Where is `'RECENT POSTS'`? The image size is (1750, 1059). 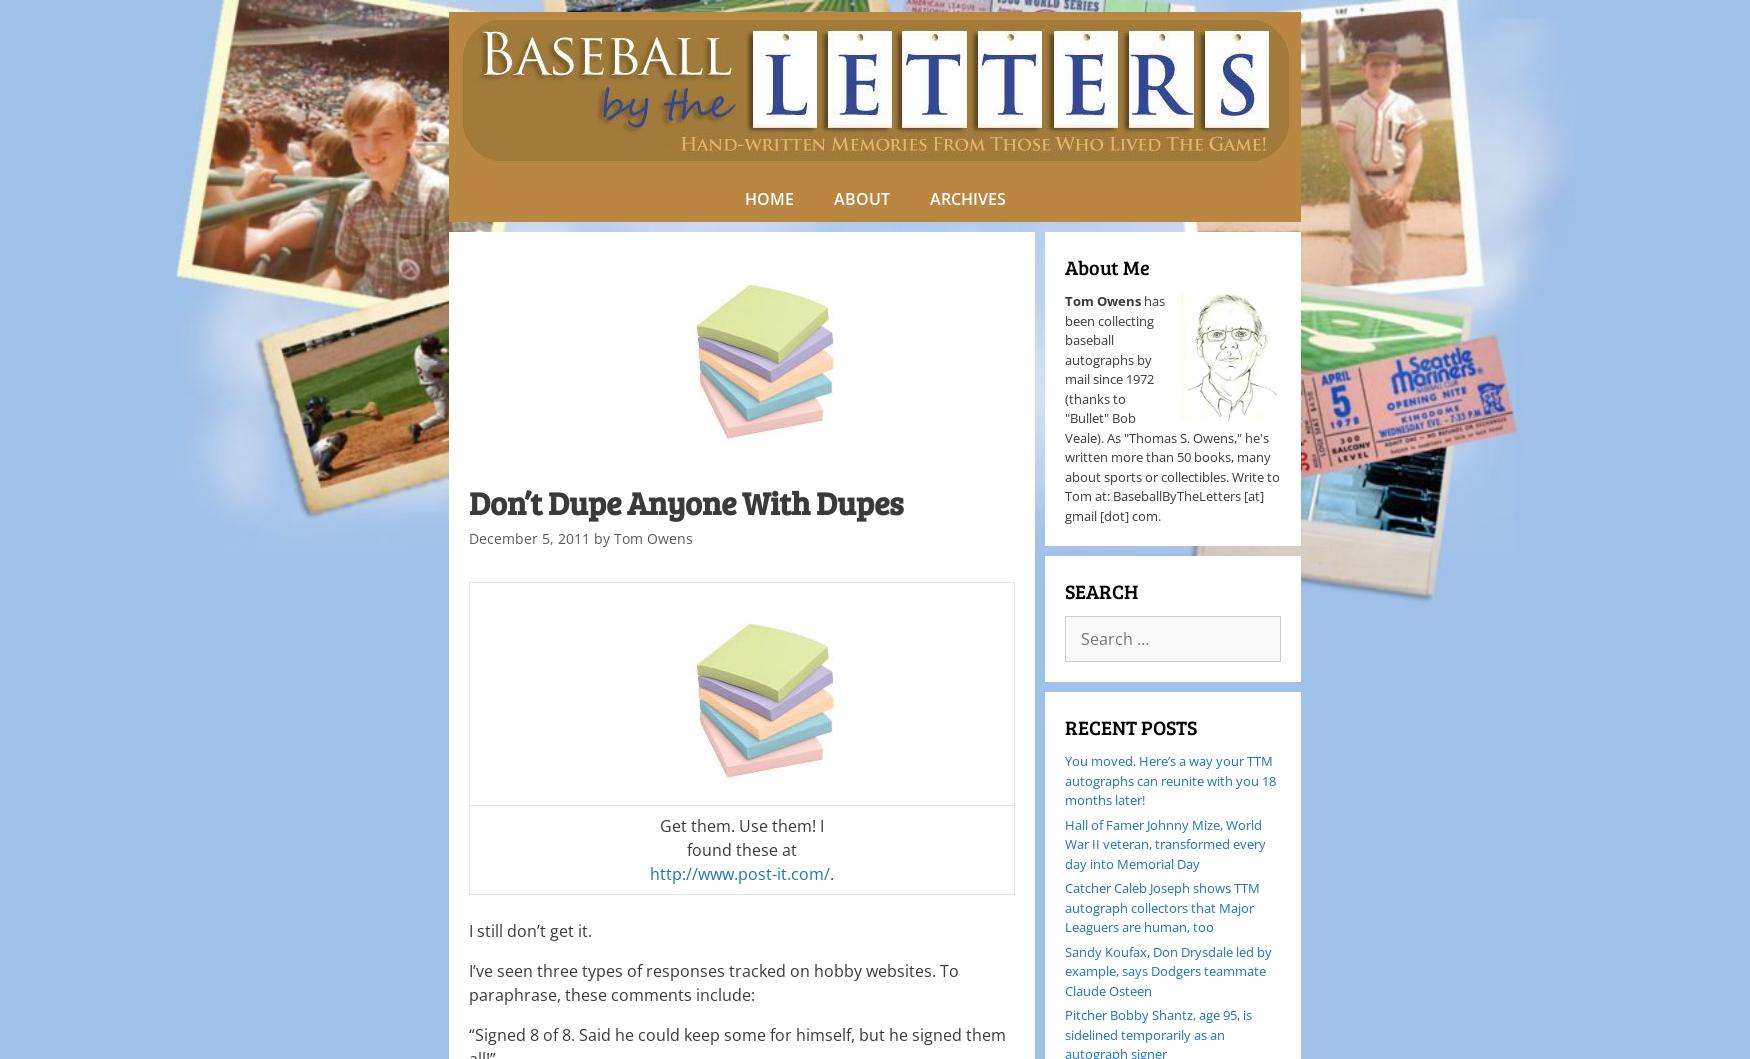
'RECENT POSTS' is located at coordinates (1130, 727).